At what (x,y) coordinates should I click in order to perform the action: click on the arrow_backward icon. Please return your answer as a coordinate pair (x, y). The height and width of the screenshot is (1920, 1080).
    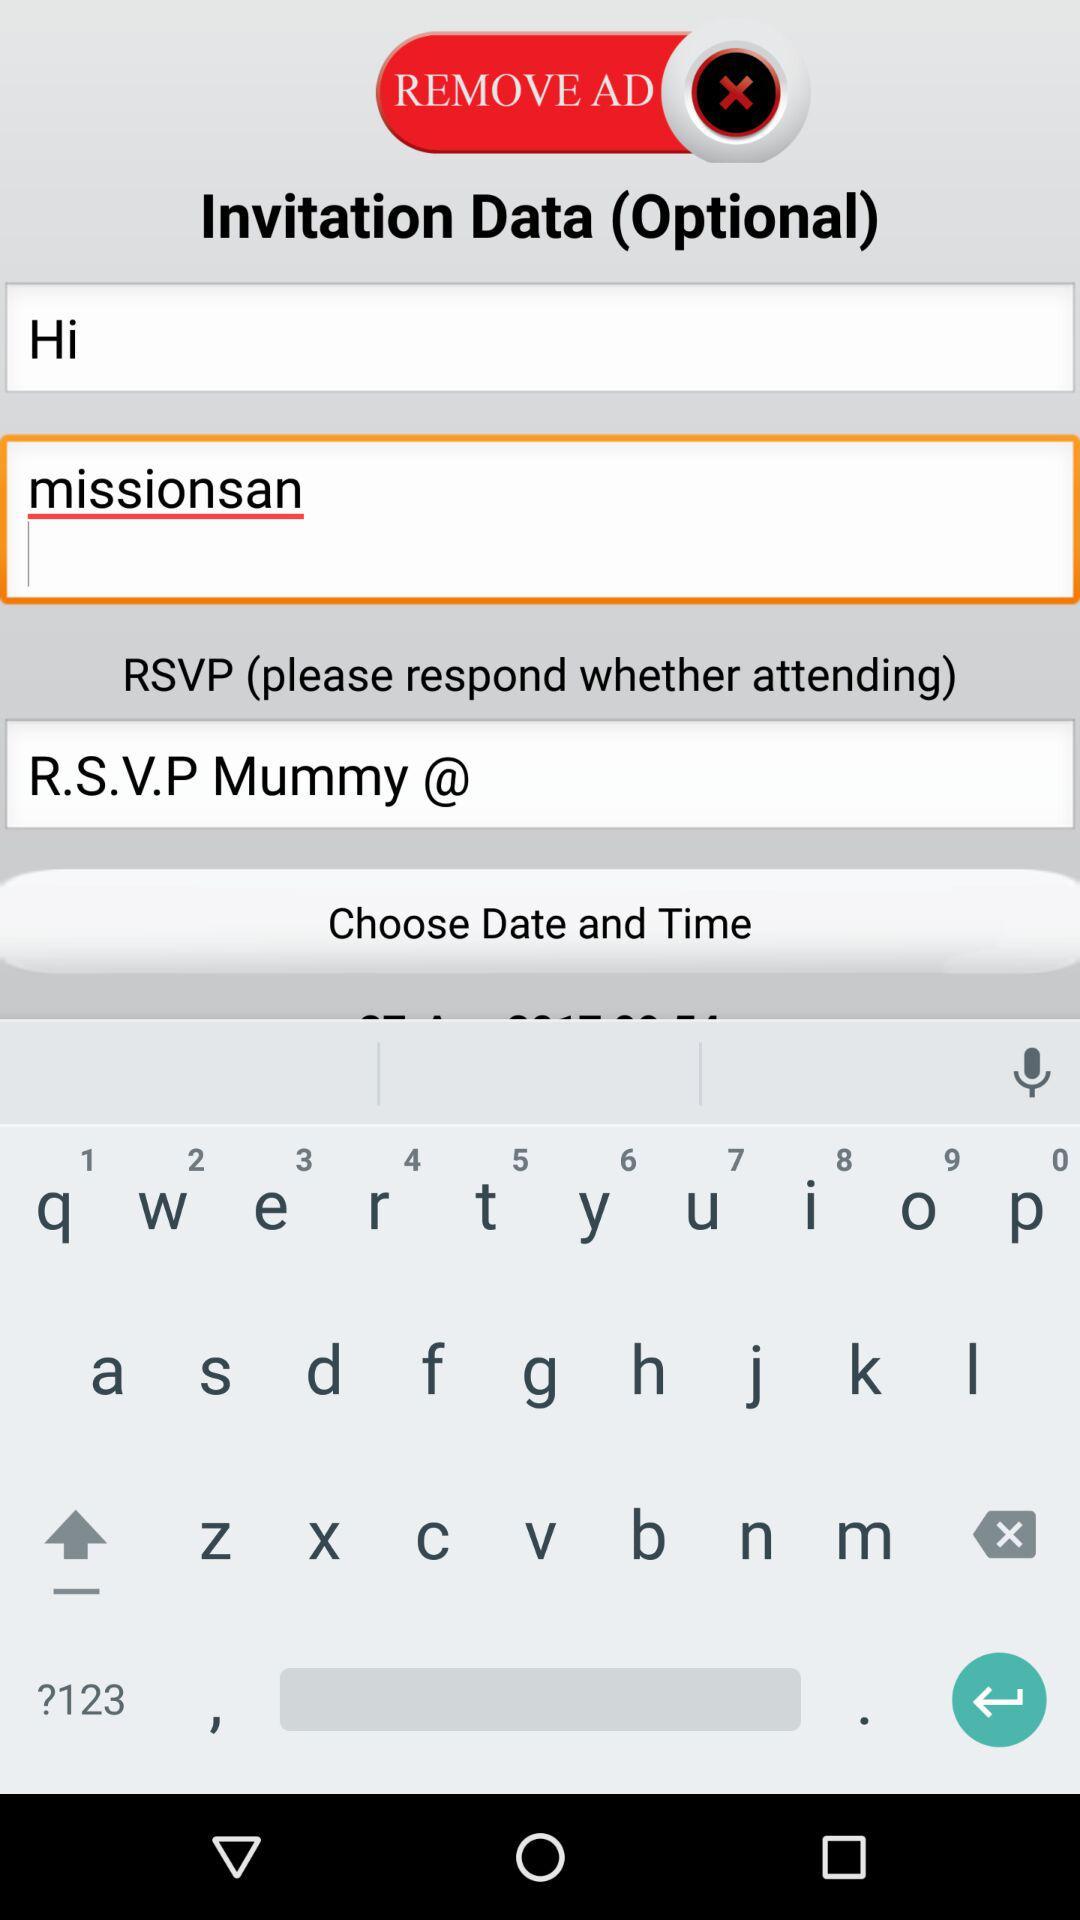
    Looking at the image, I should click on (974, 1835).